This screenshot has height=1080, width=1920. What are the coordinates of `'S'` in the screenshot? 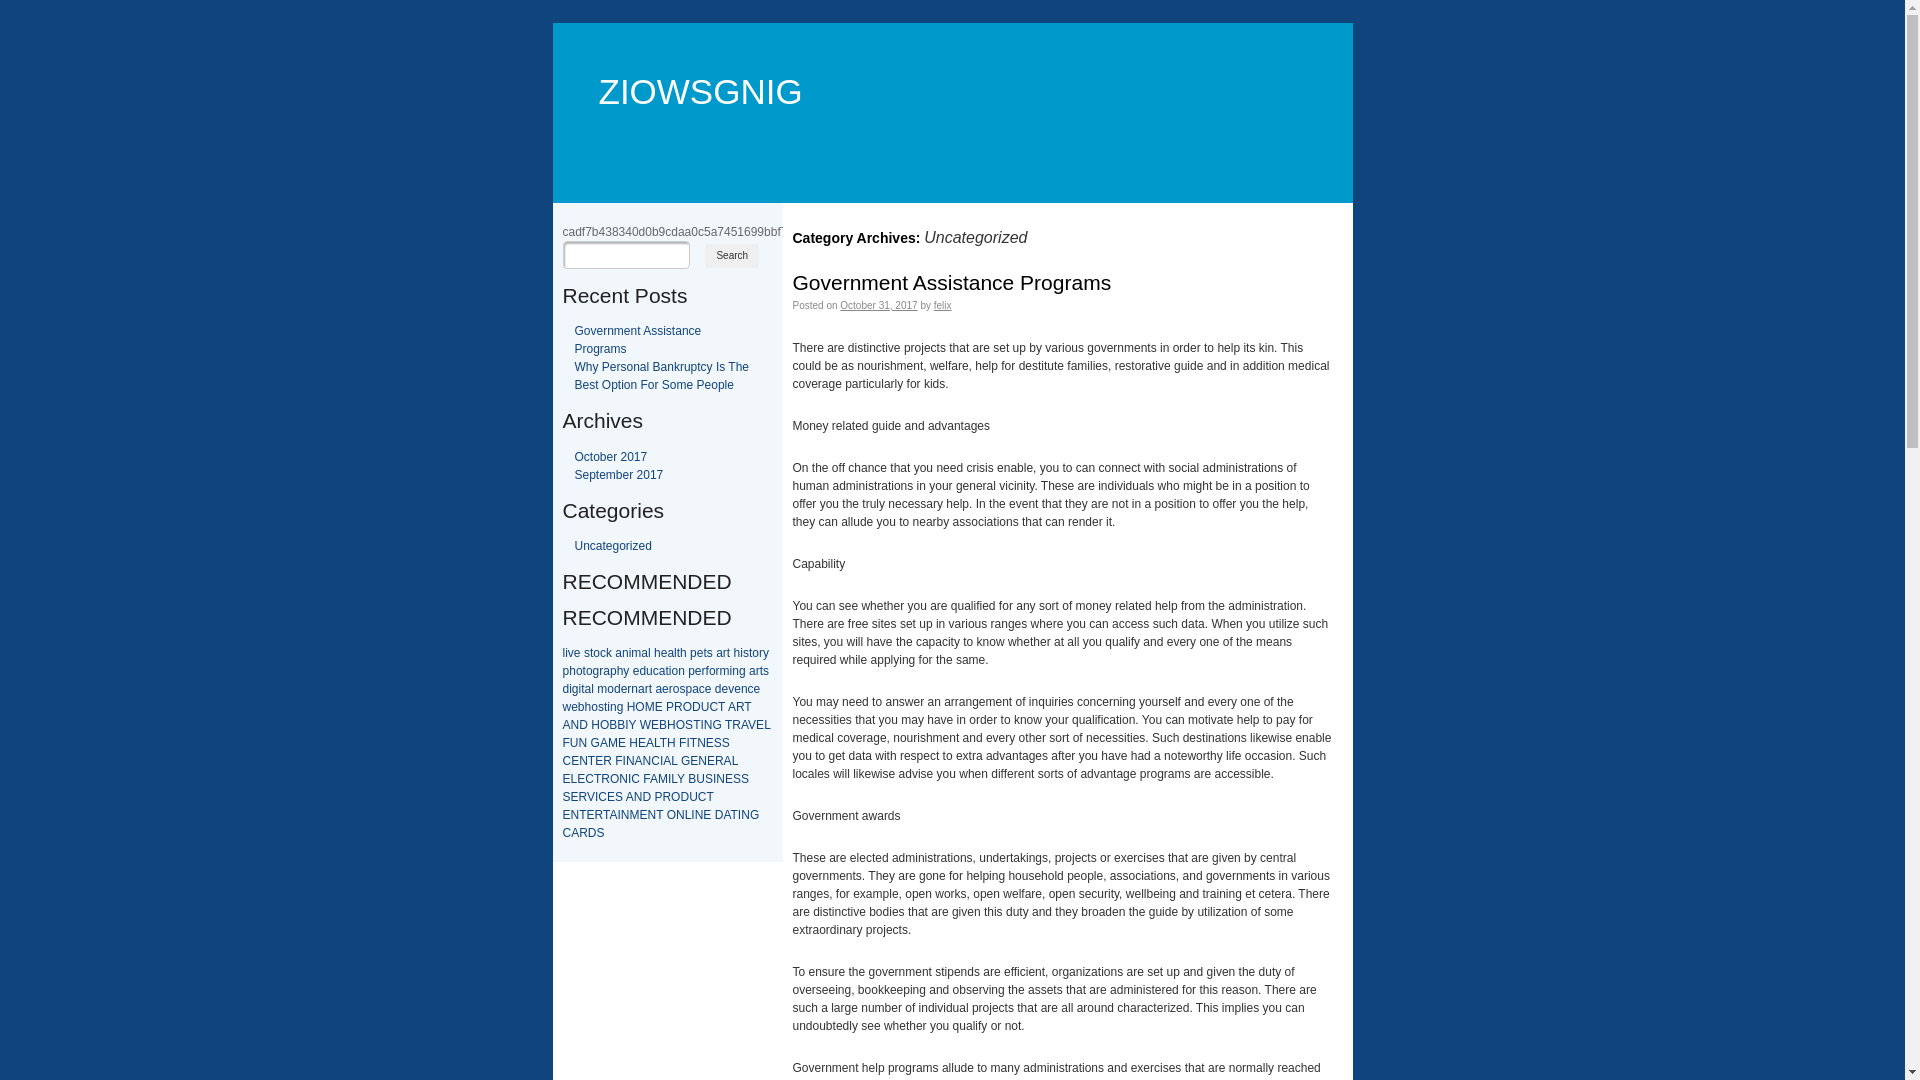 It's located at (689, 725).